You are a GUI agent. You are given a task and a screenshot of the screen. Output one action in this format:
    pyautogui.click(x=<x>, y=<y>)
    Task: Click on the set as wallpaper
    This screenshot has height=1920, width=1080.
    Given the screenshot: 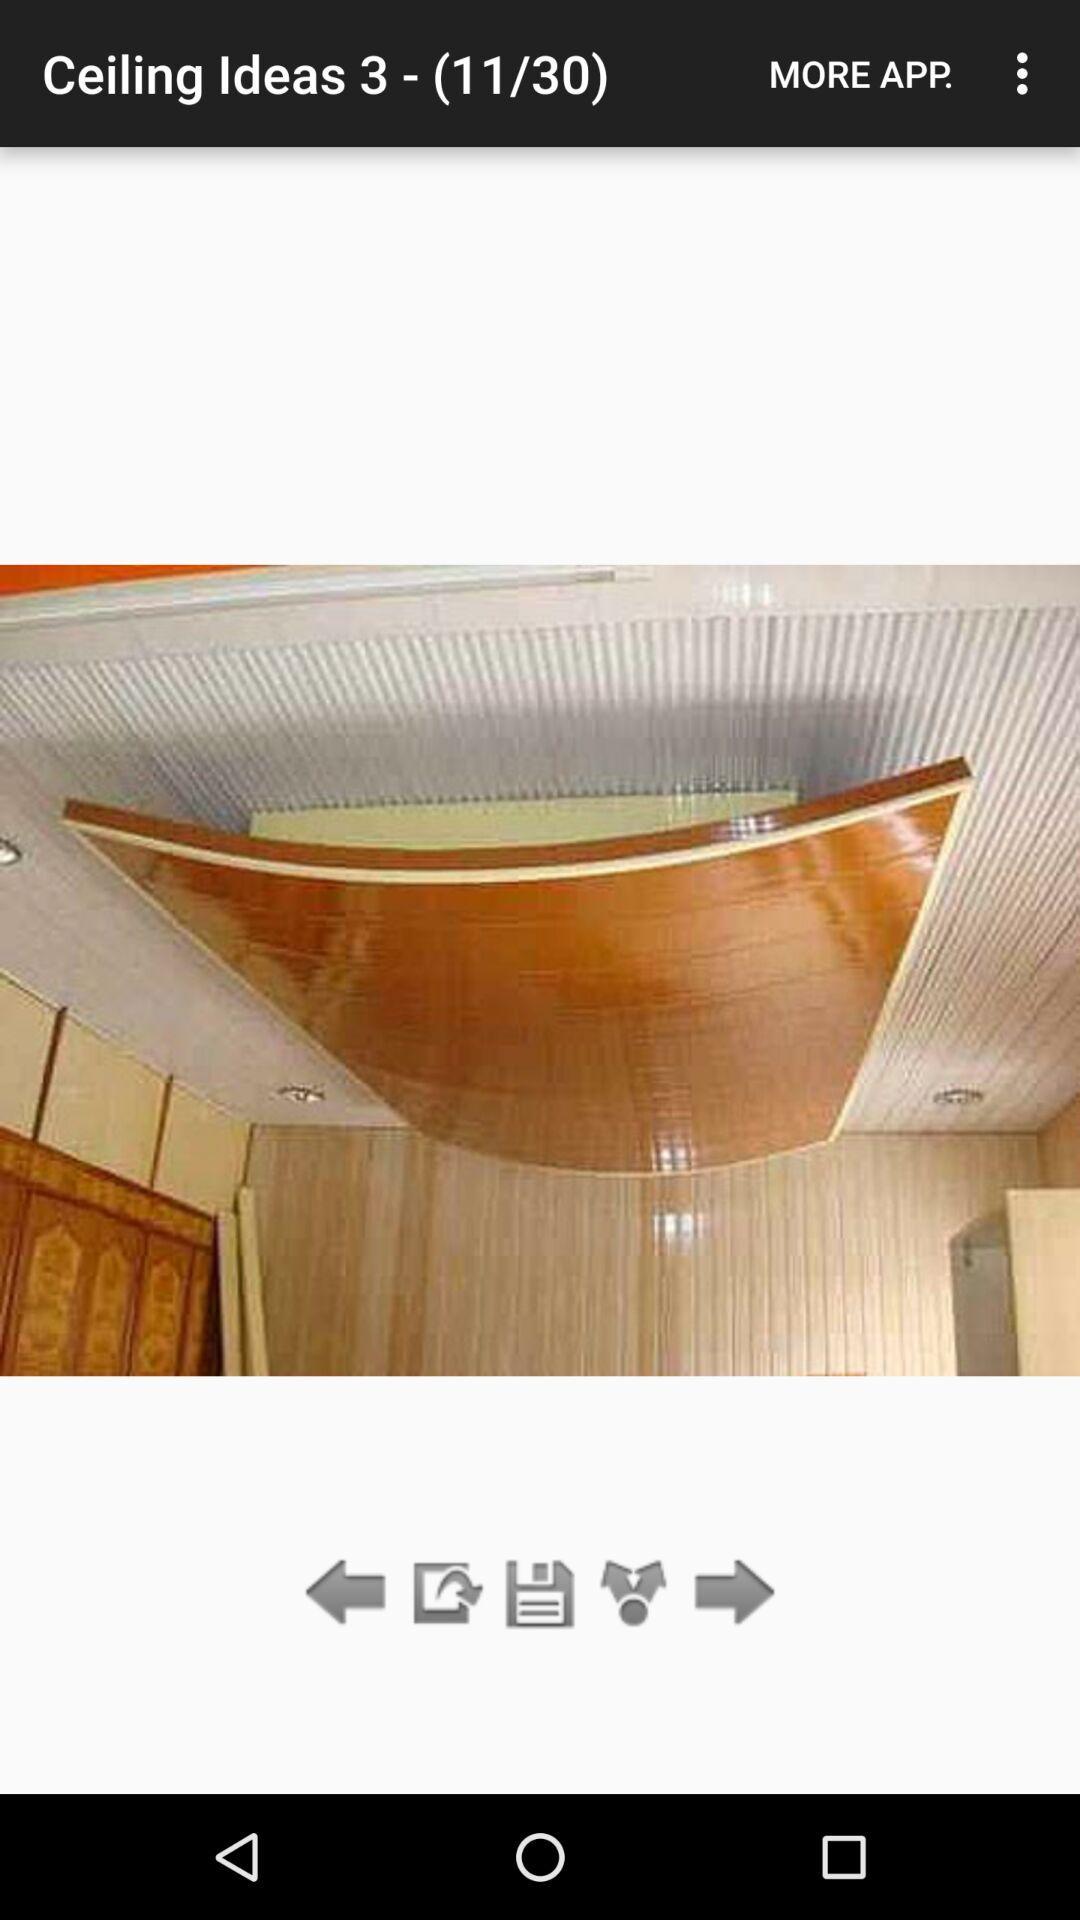 What is the action you would take?
    pyautogui.click(x=634, y=1593)
    